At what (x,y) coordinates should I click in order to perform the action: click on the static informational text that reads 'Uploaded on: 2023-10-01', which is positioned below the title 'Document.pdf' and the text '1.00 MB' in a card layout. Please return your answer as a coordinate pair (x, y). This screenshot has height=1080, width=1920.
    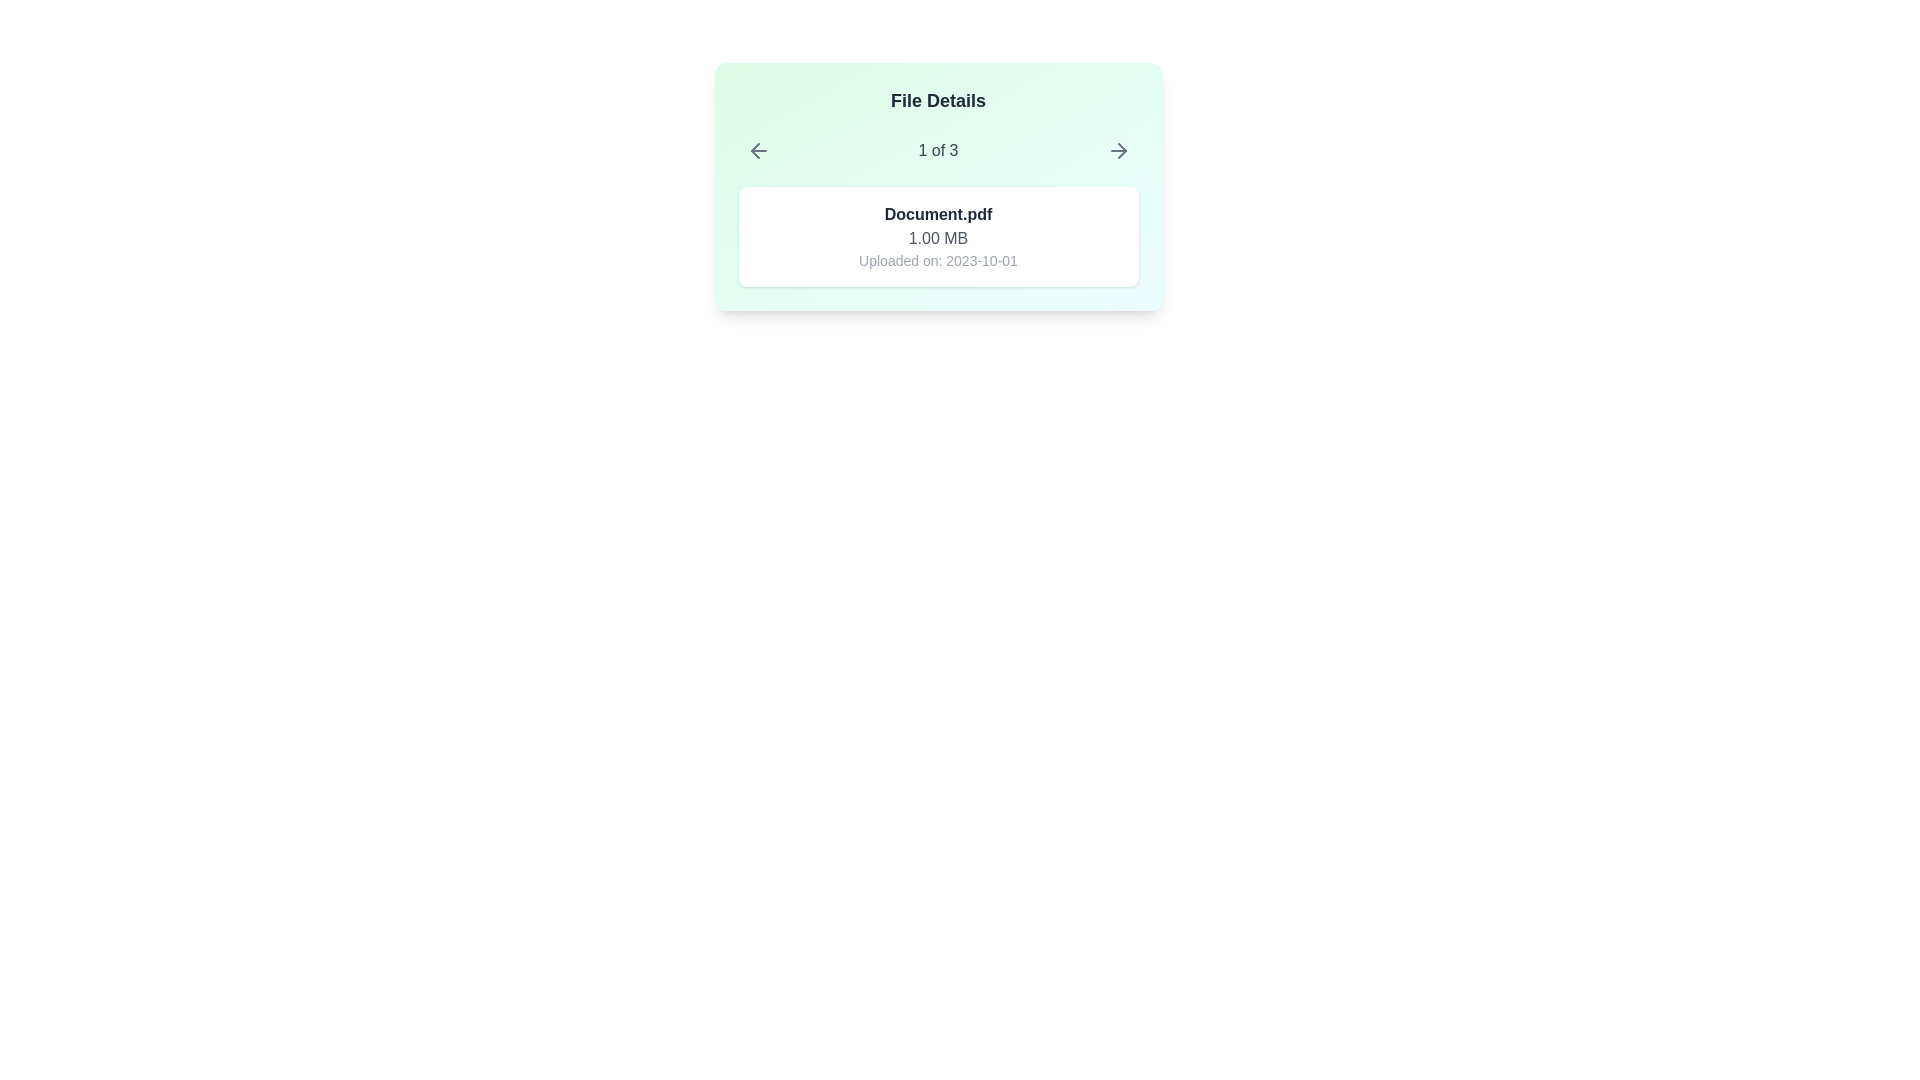
    Looking at the image, I should click on (937, 260).